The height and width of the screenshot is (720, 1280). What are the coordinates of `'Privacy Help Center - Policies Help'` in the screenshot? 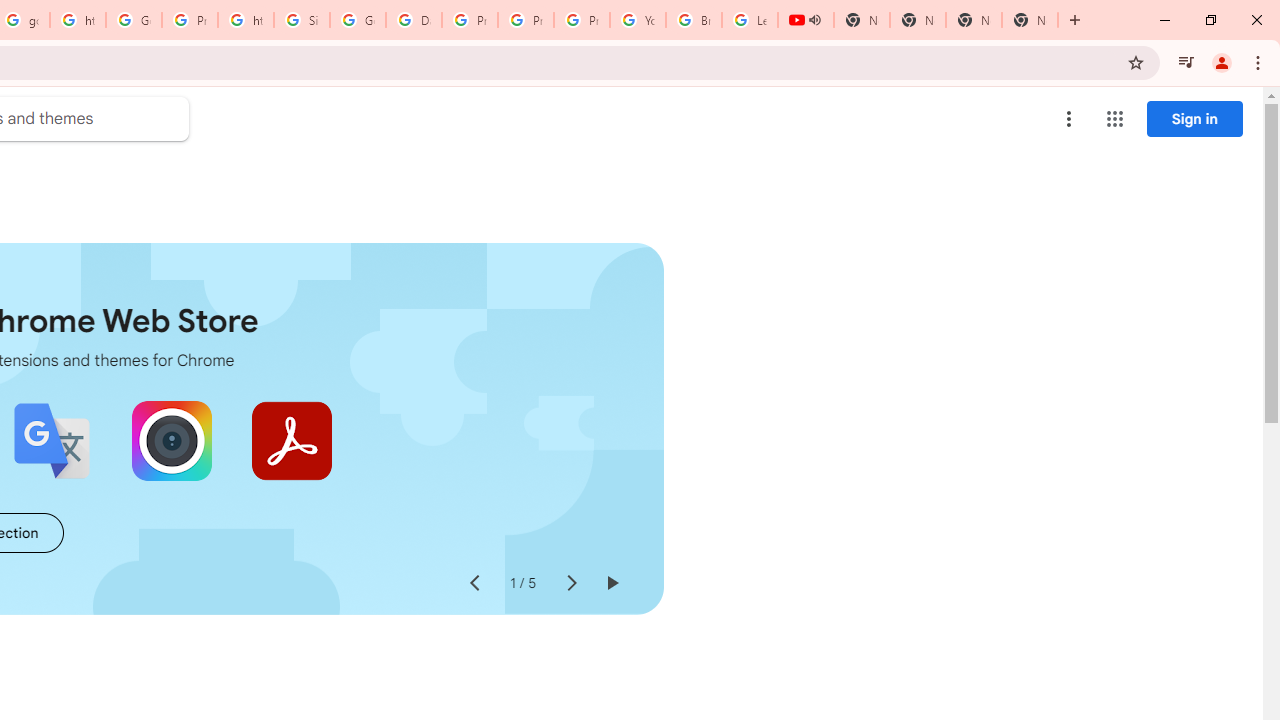 It's located at (468, 20).